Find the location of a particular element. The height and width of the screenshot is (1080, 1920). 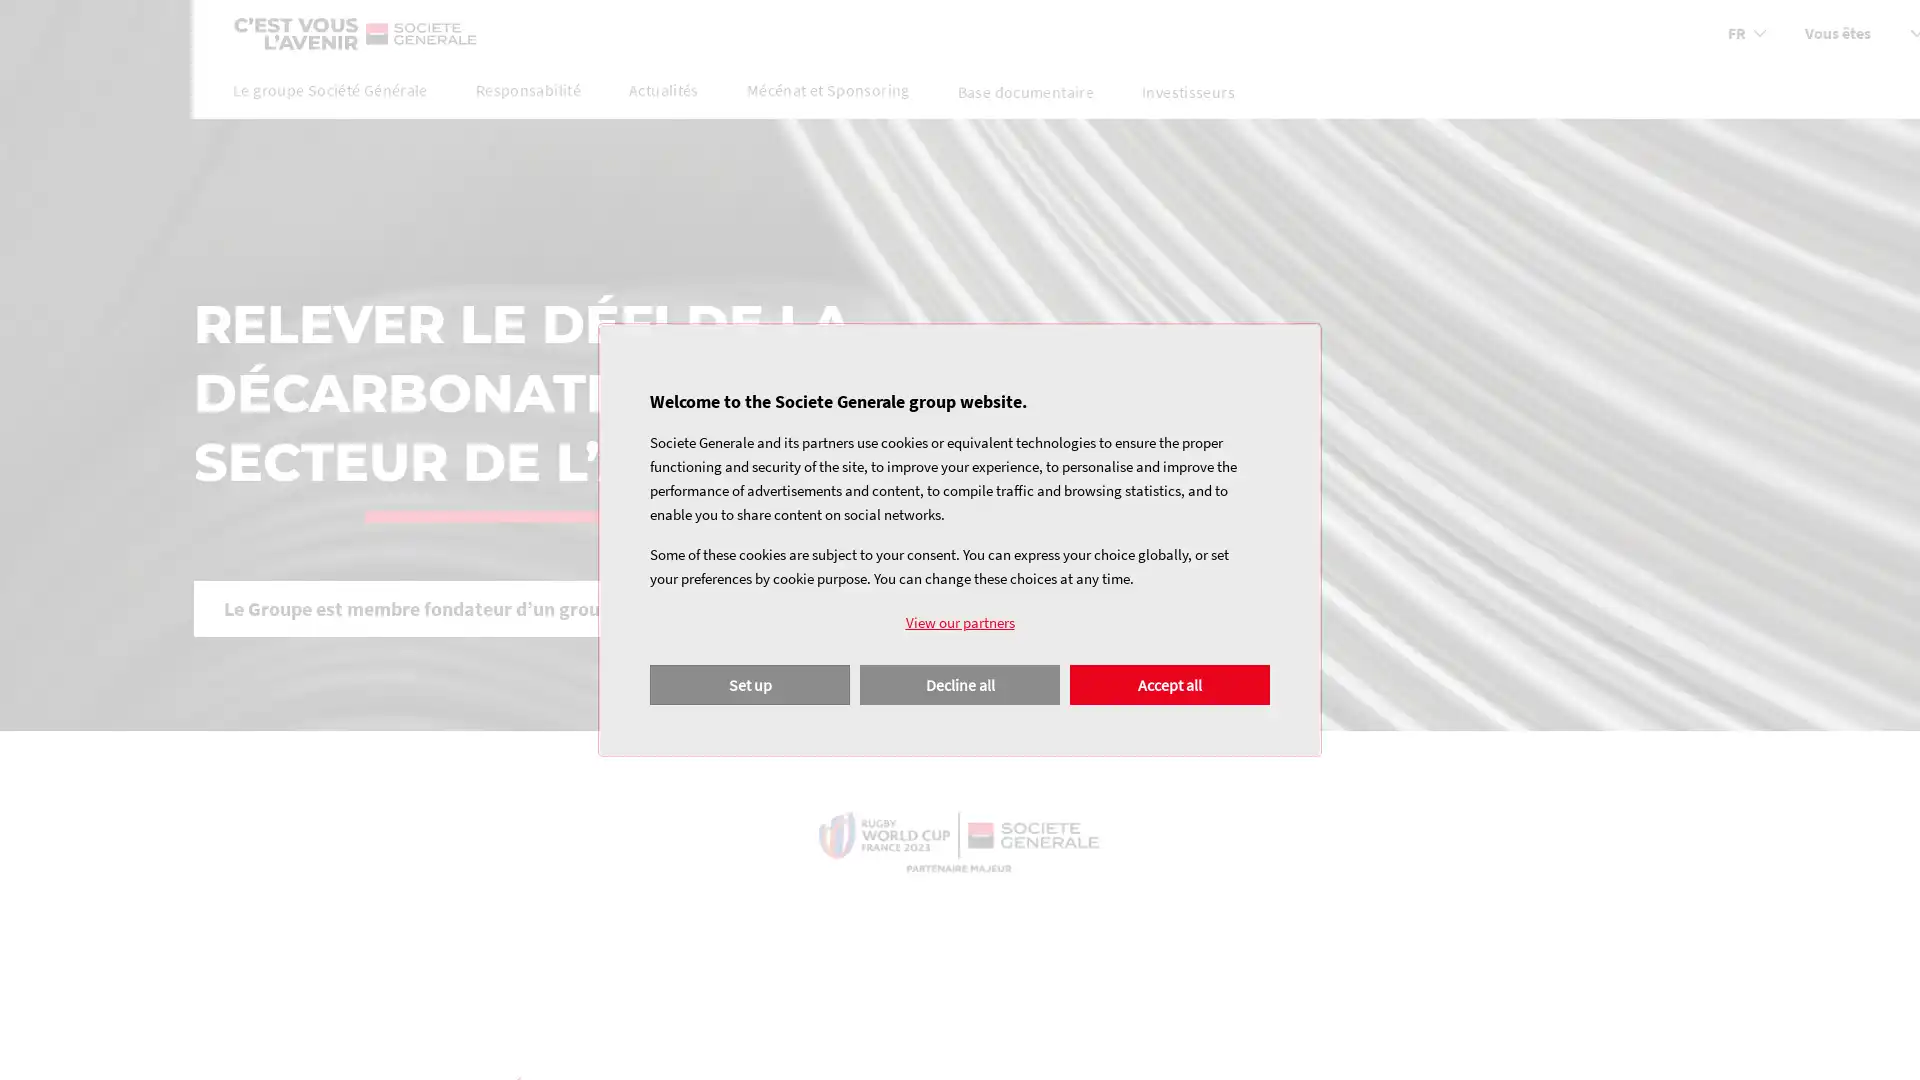

Vous etes is located at coordinates (1479, 112).